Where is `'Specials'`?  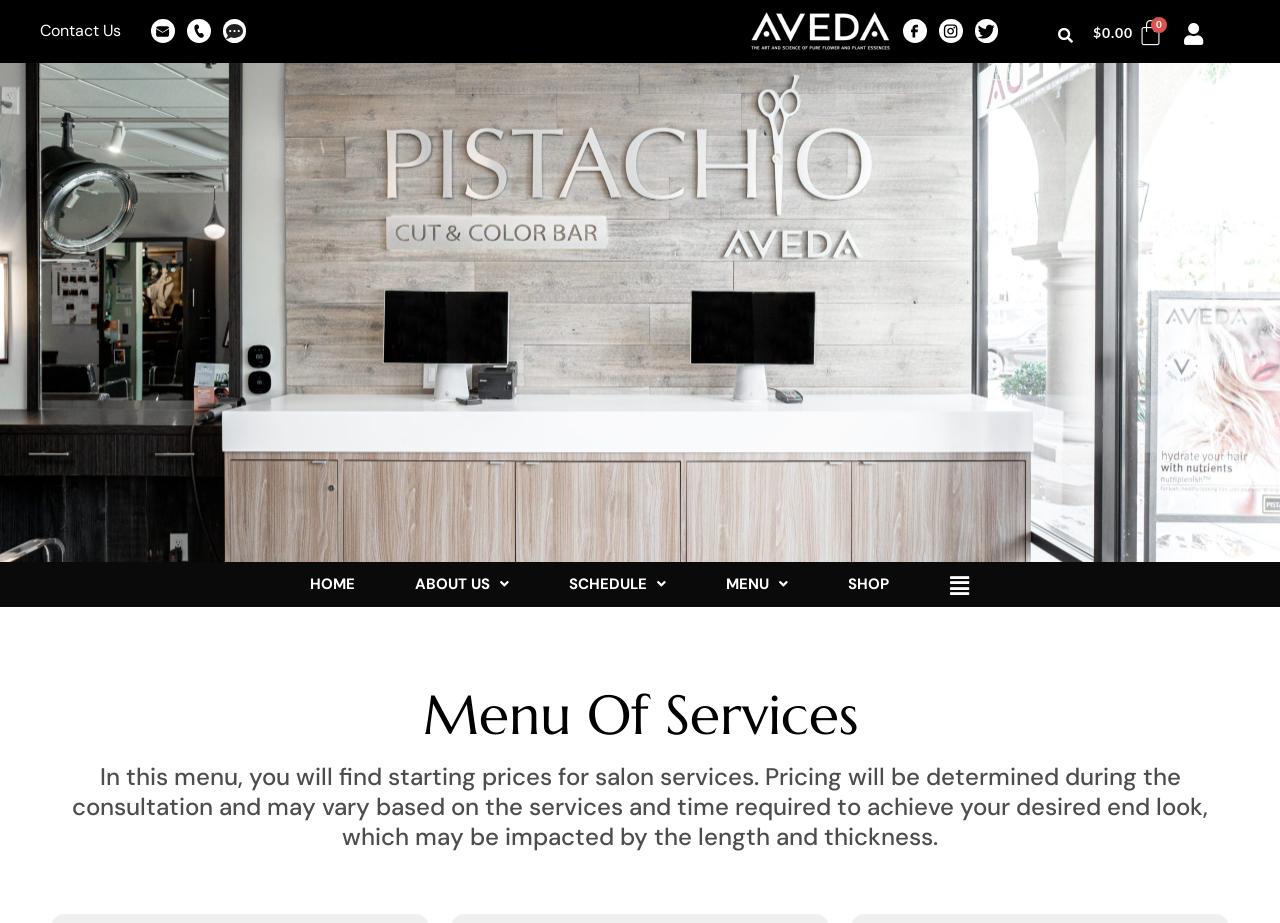
'Specials' is located at coordinates (775, 672).